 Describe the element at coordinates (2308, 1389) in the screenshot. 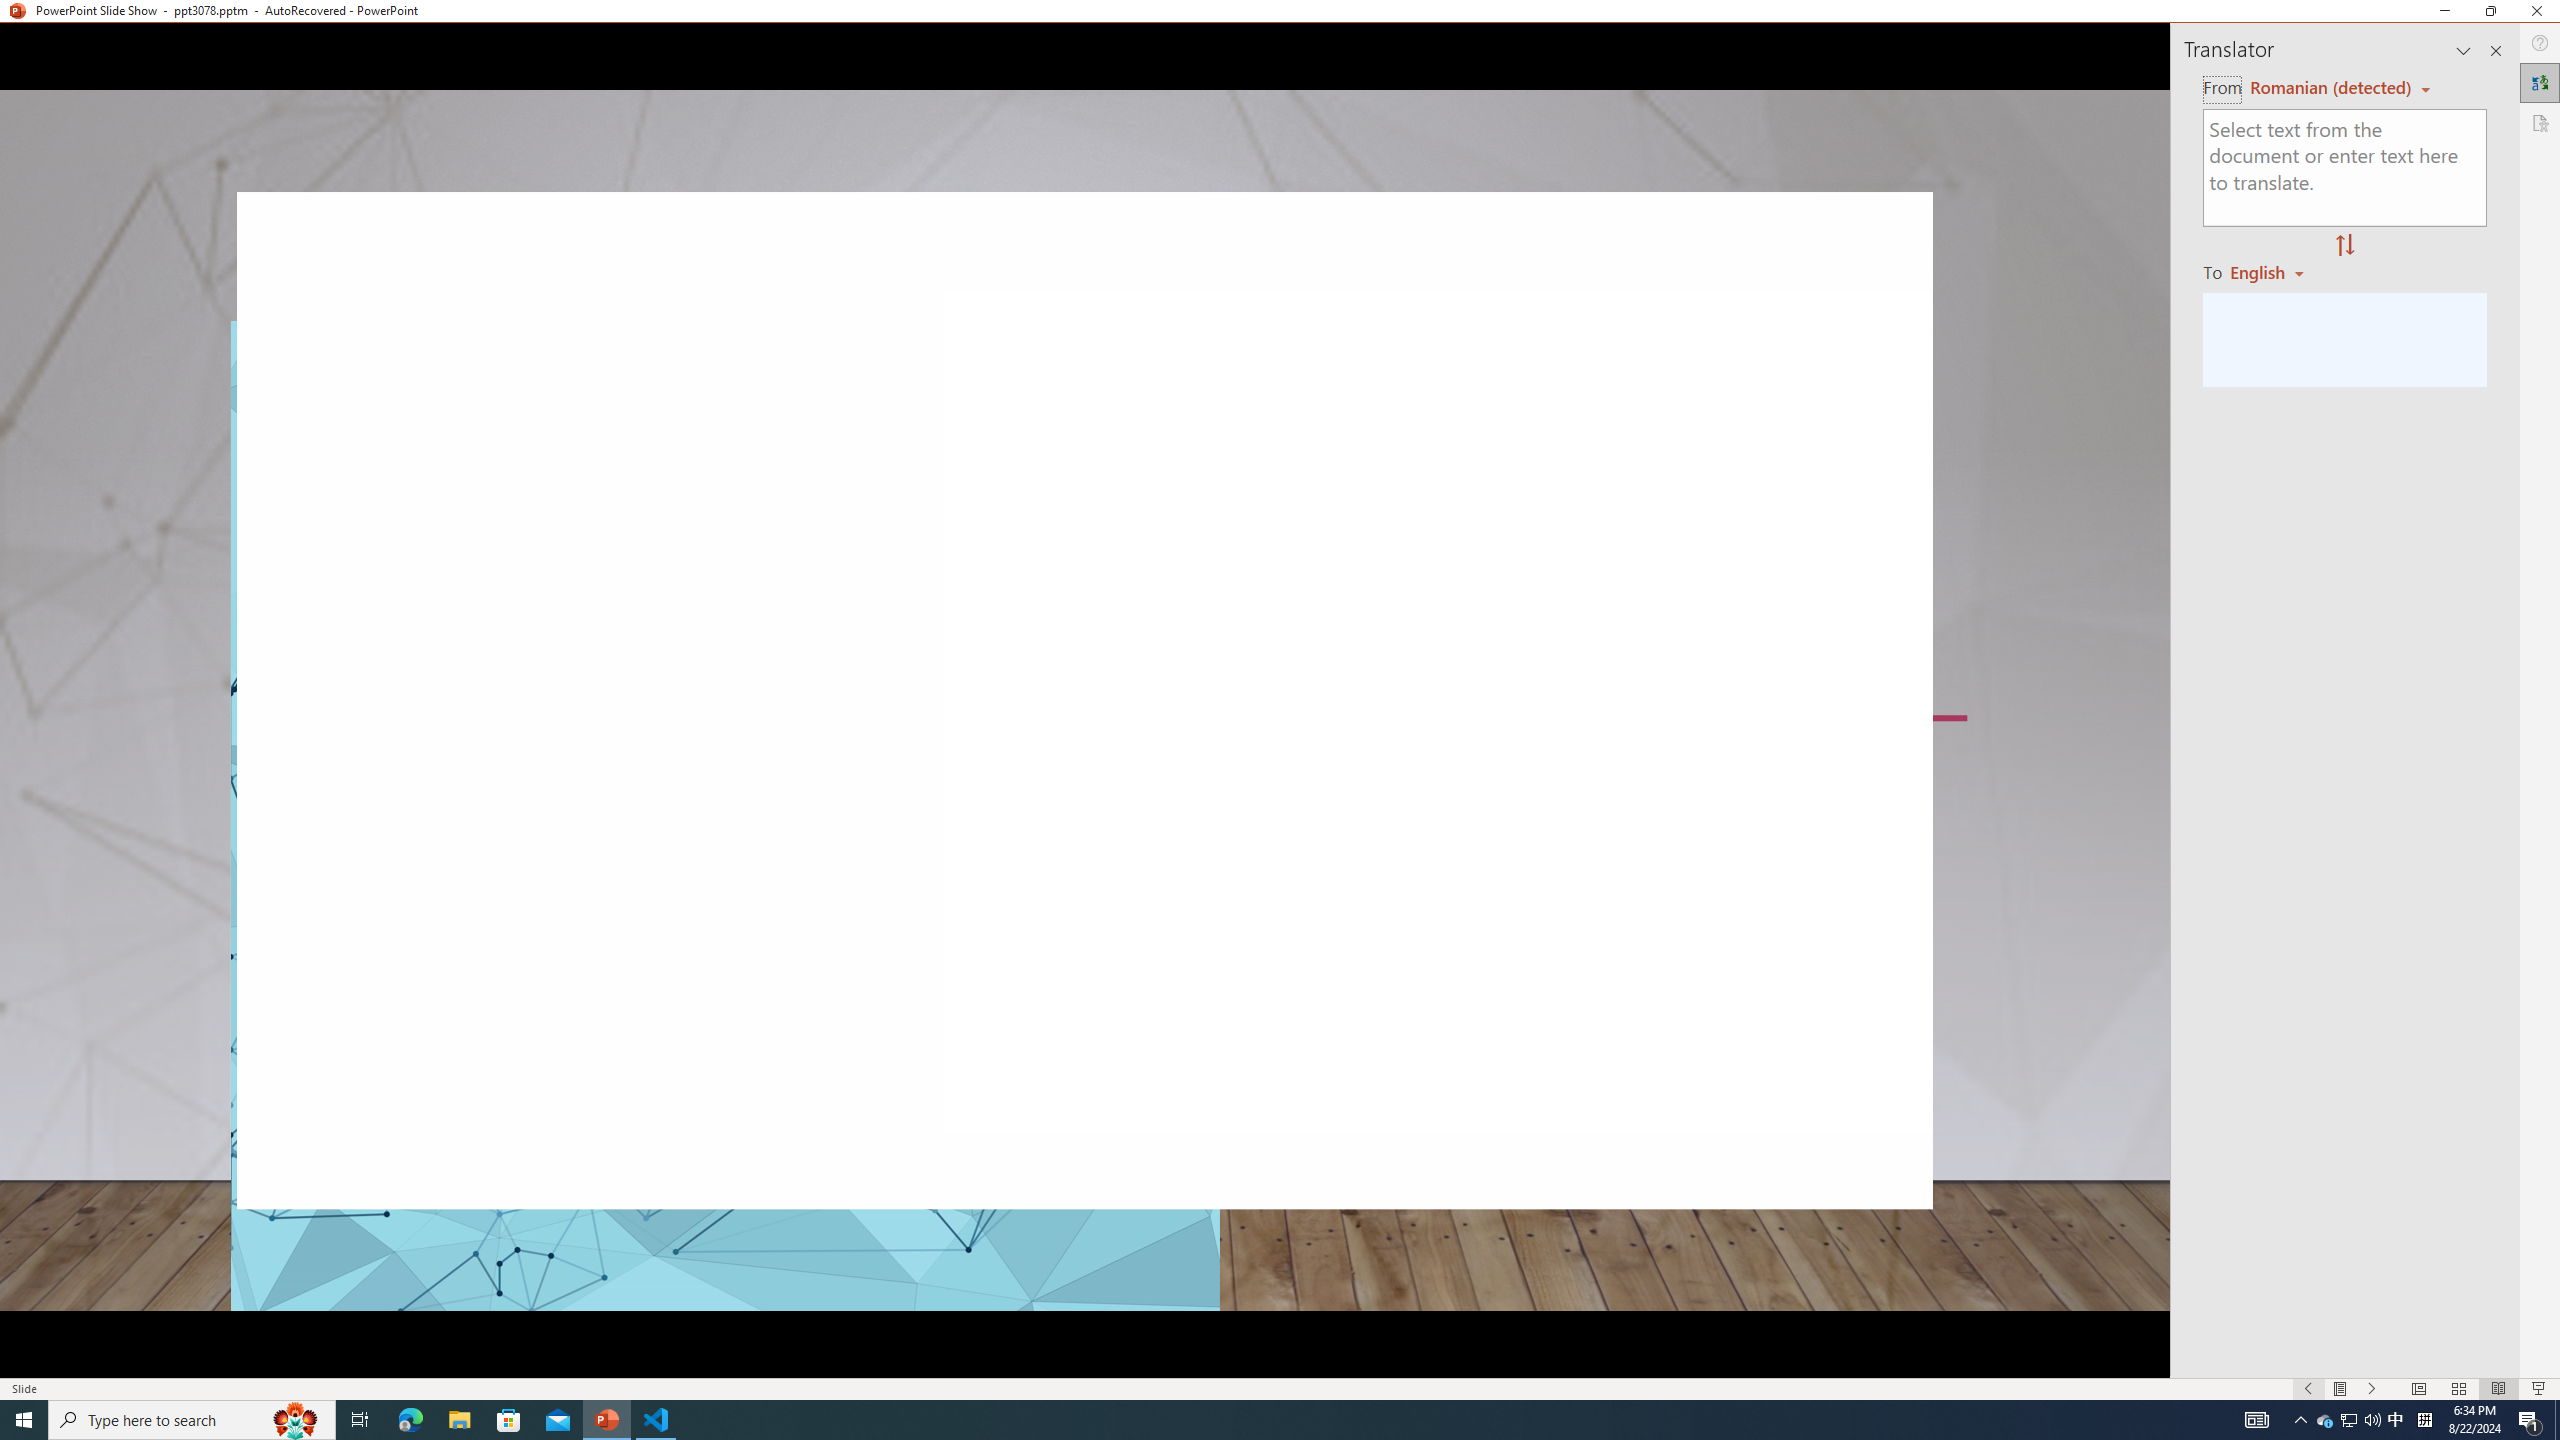

I see `'Slide Show Previous On'` at that location.